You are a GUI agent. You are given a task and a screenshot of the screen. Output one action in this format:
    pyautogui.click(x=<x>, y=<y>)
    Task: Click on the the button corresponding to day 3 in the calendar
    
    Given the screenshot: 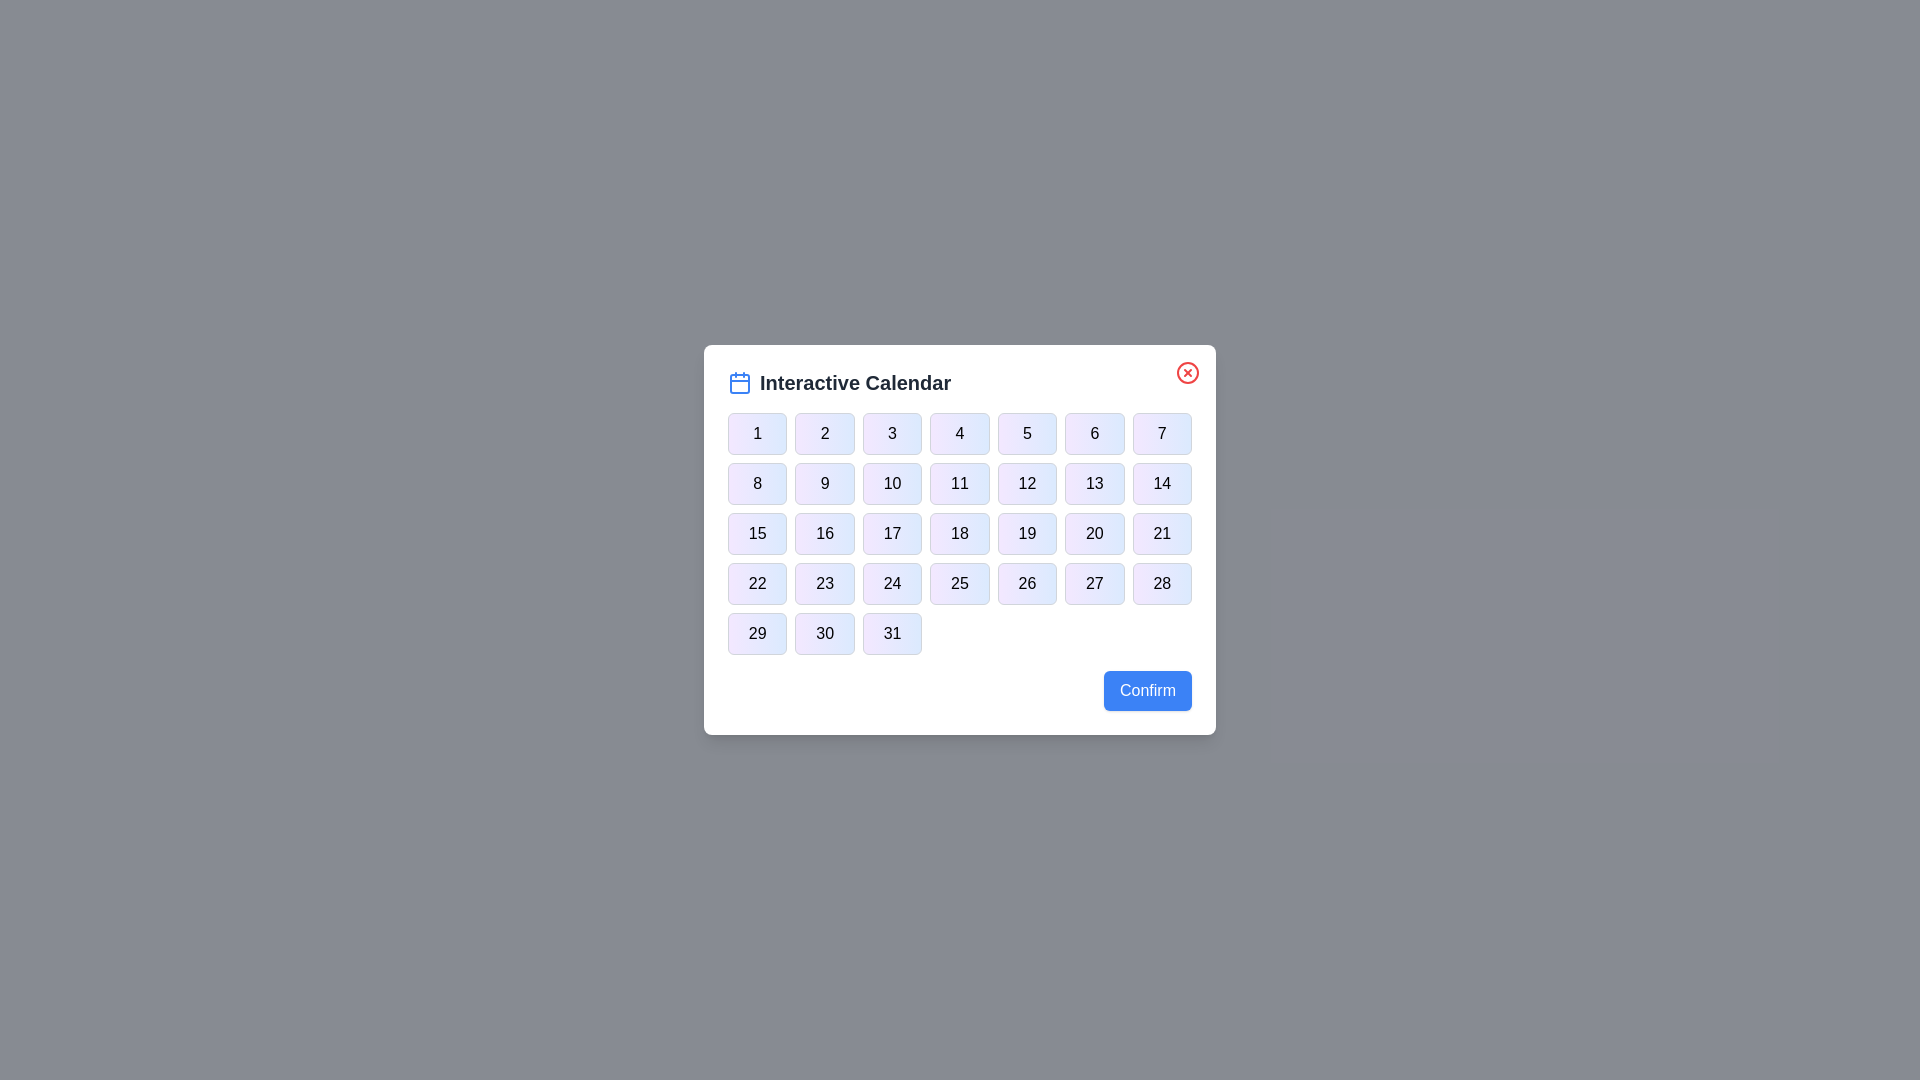 What is the action you would take?
    pyautogui.click(x=891, y=433)
    